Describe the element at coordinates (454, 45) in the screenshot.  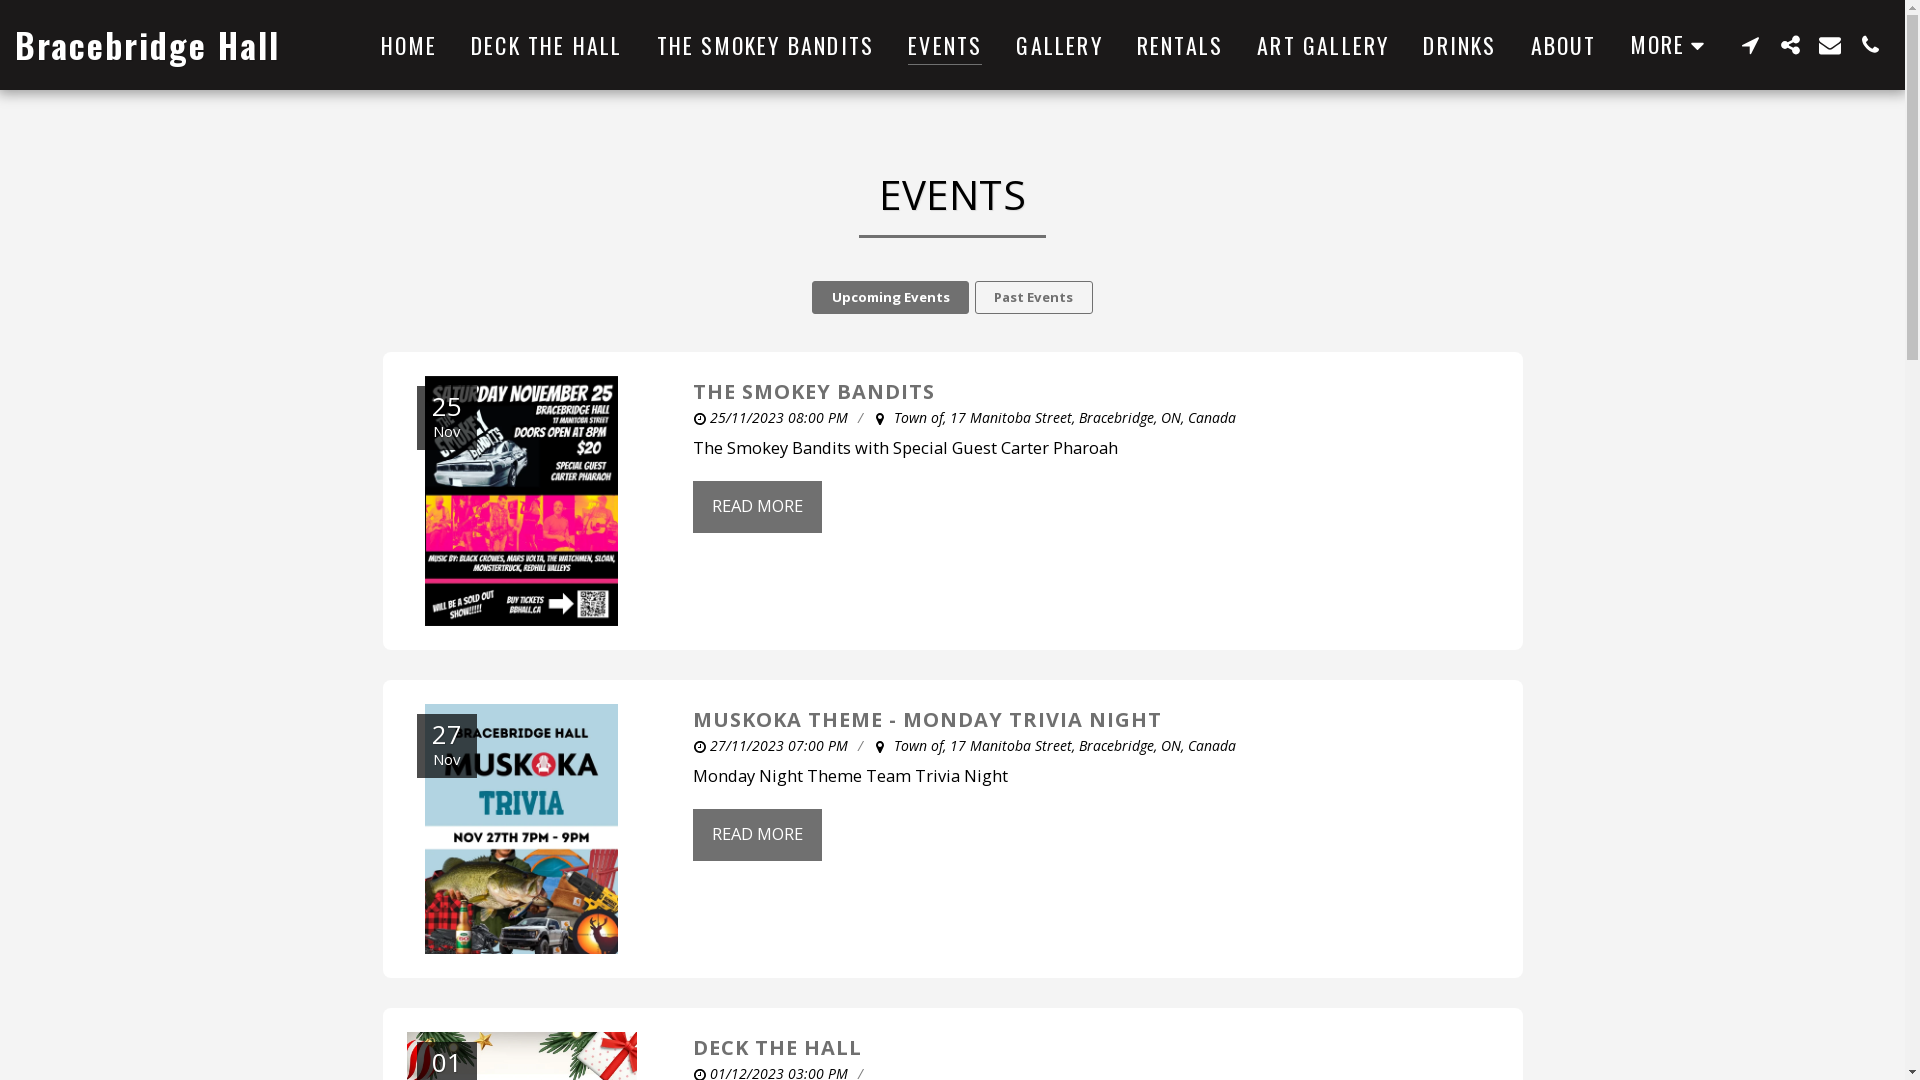
I see `'DECK THE HALL'` at that location.